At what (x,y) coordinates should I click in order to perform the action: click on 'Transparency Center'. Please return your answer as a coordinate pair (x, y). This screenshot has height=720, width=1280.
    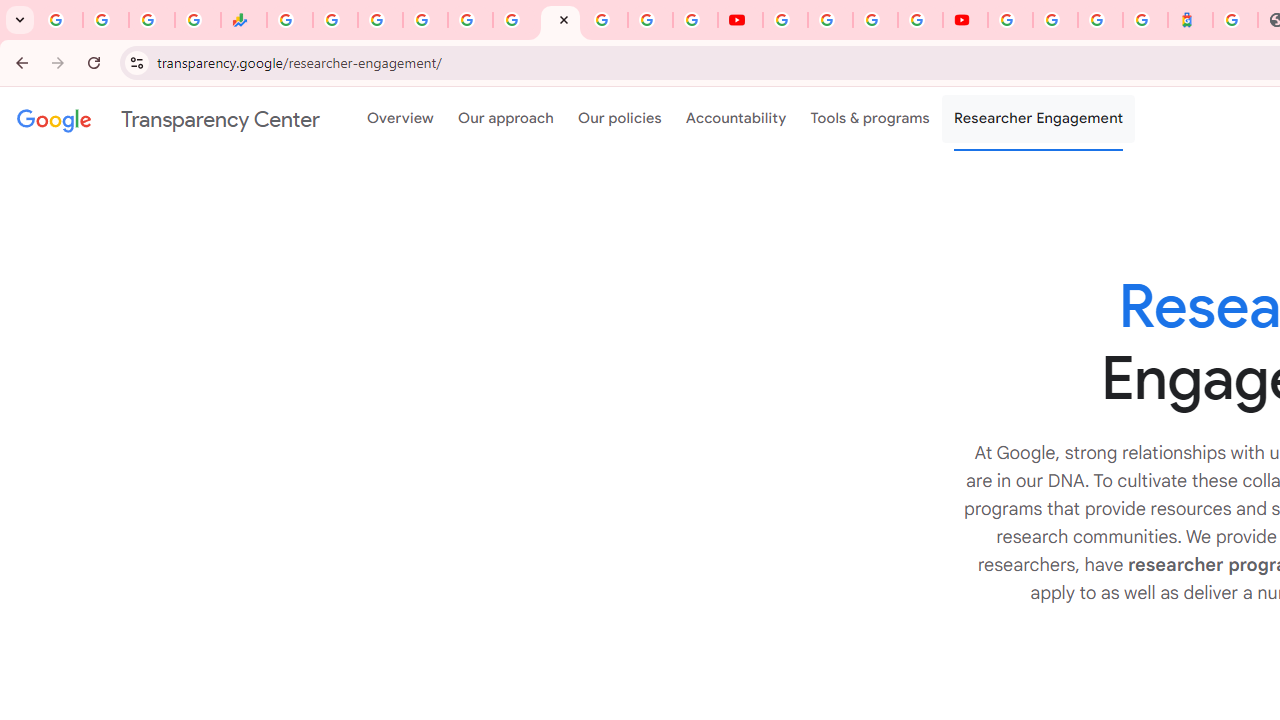
    Looking at the image, I should click on (168, 119).